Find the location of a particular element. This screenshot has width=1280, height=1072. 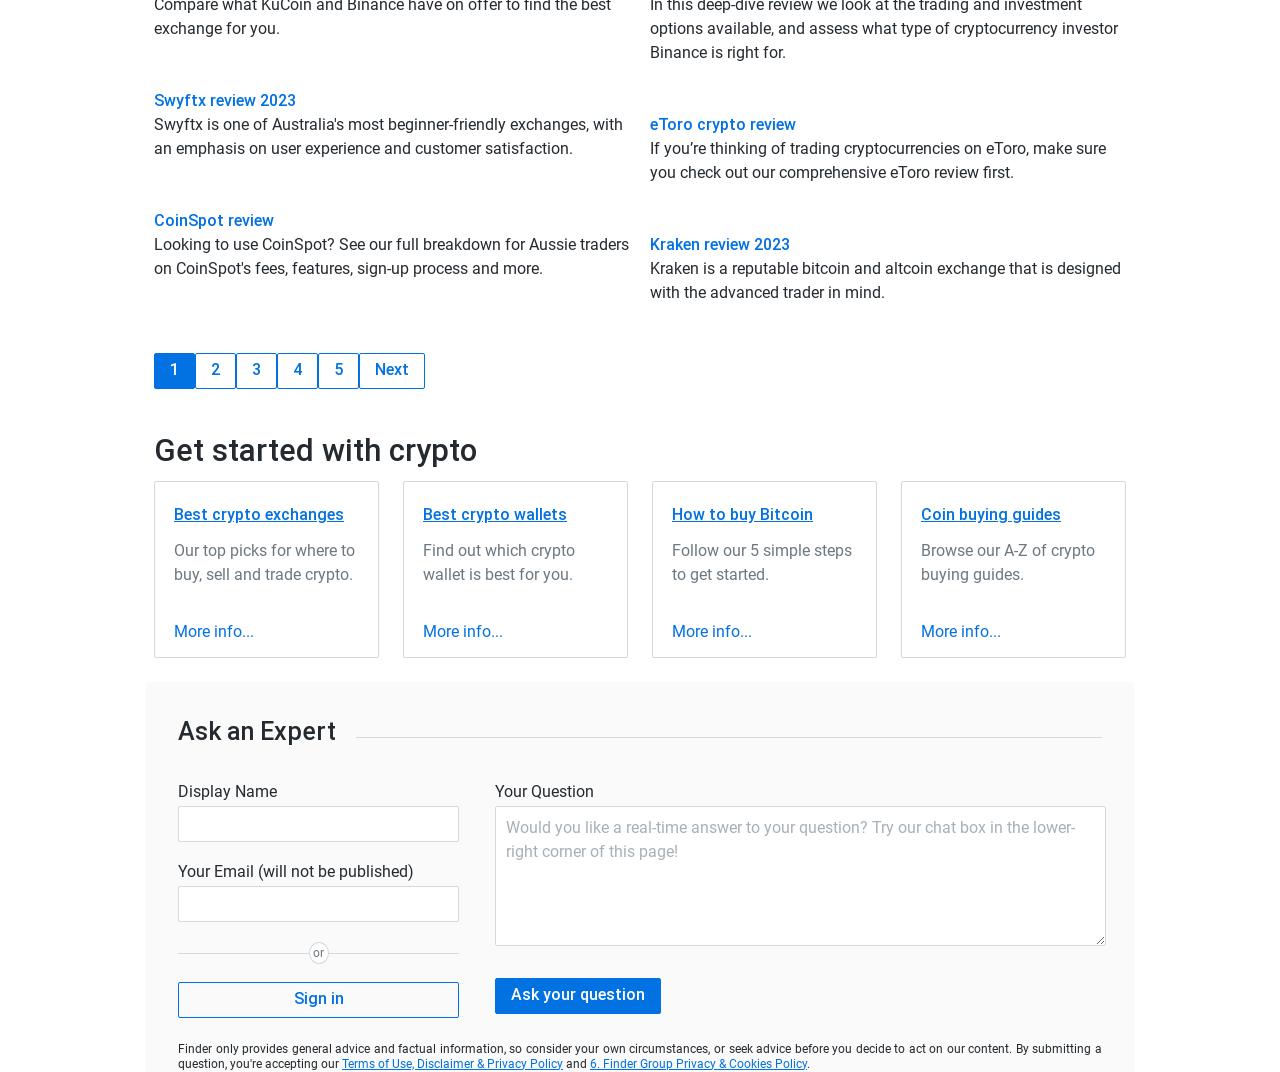

'Browse our A-Z of crypto buying guides.' is located at coordinates (1008, 560).